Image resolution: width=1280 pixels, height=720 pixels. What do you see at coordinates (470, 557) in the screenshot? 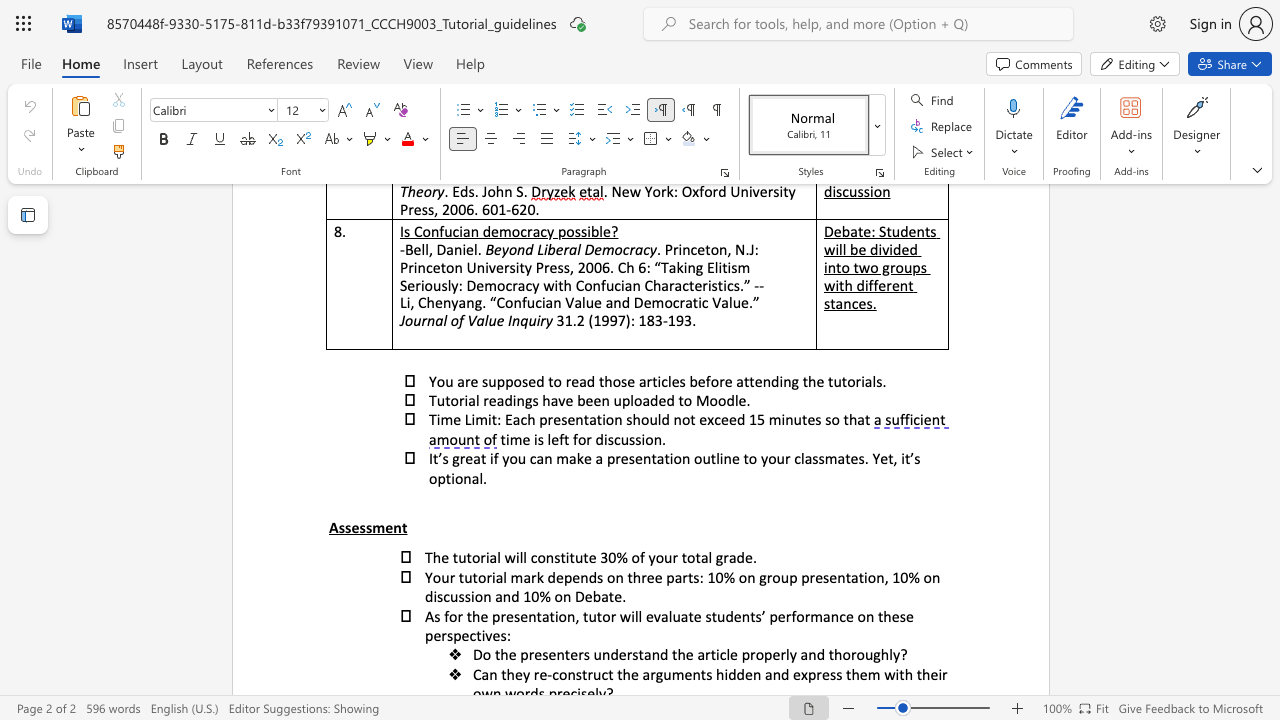
I see `the subset text "orial w" within the text "The tutorial will"` at bounding box center [470, 557].